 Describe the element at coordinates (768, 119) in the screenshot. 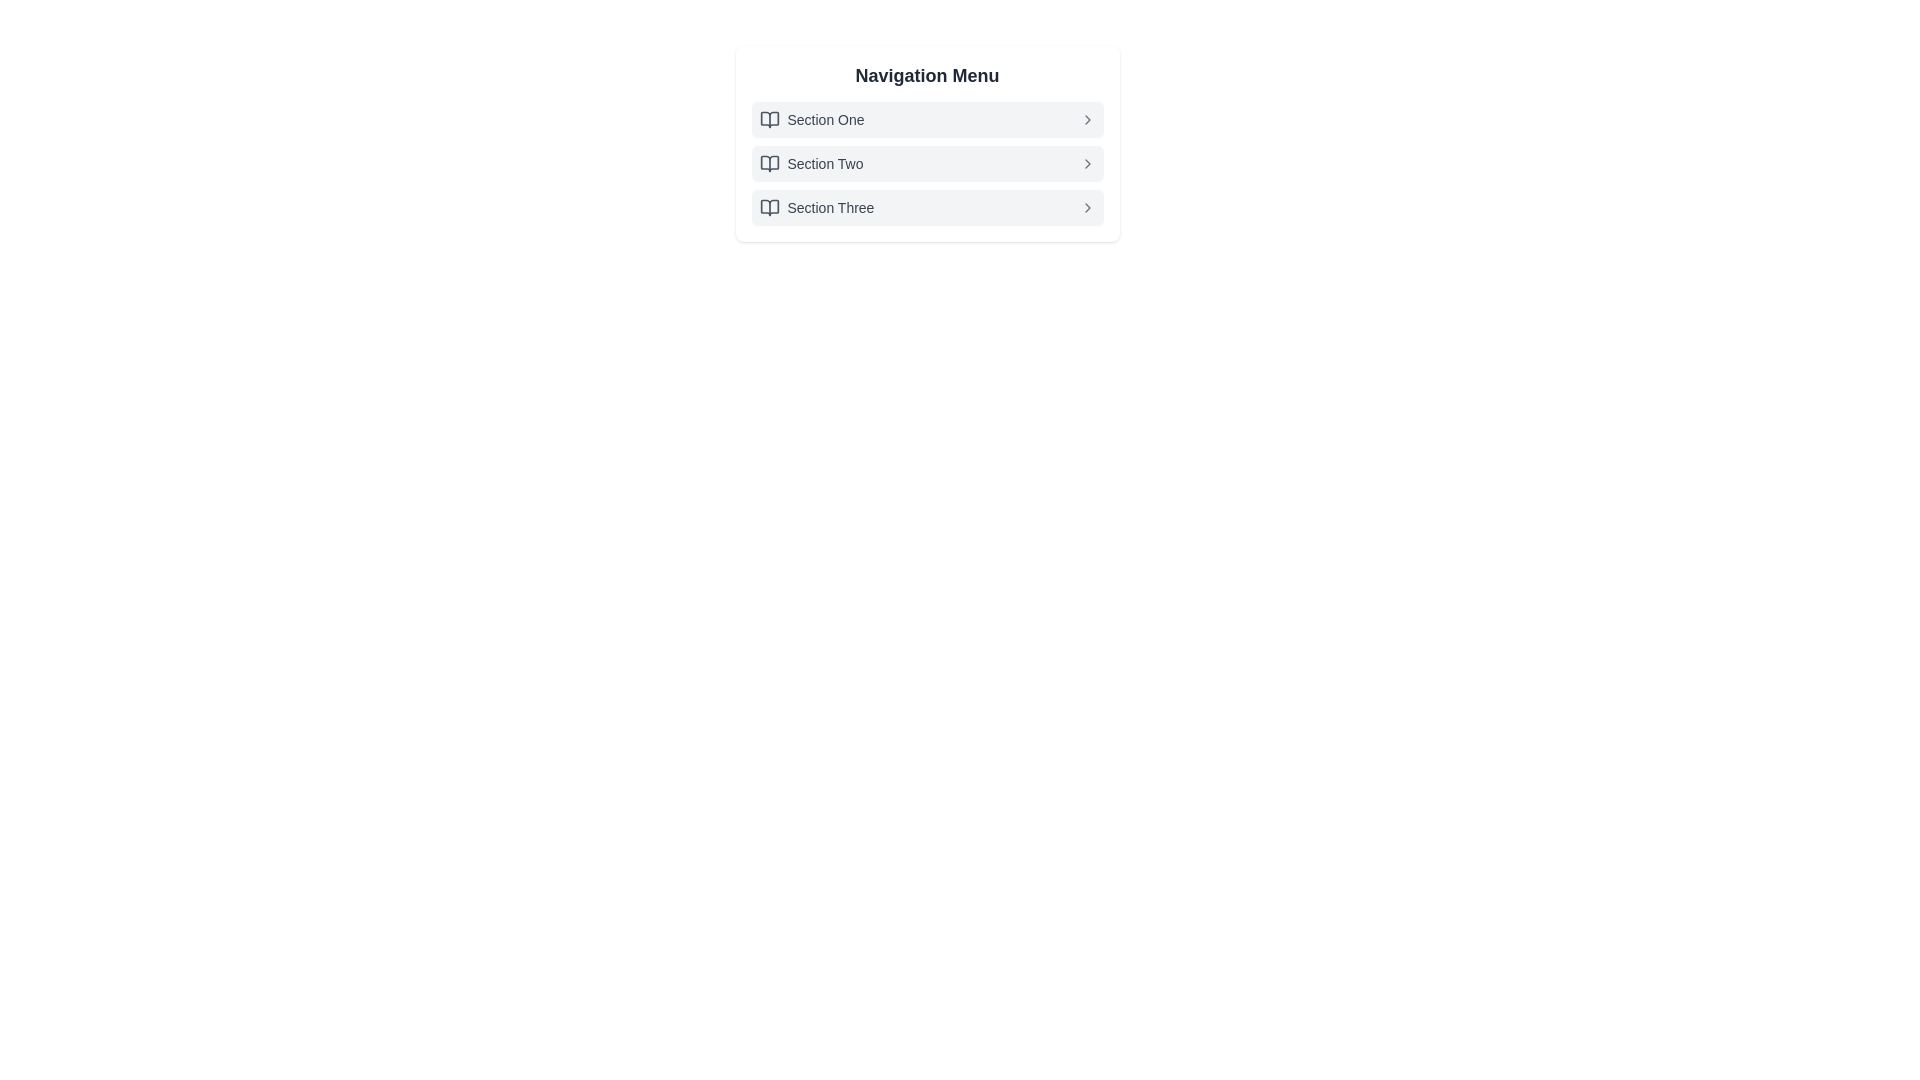

I see `the book icon (SVG) located on the left side of 'Section One' in the navigation menu, which serves as a visual identifier for that section` at that location.